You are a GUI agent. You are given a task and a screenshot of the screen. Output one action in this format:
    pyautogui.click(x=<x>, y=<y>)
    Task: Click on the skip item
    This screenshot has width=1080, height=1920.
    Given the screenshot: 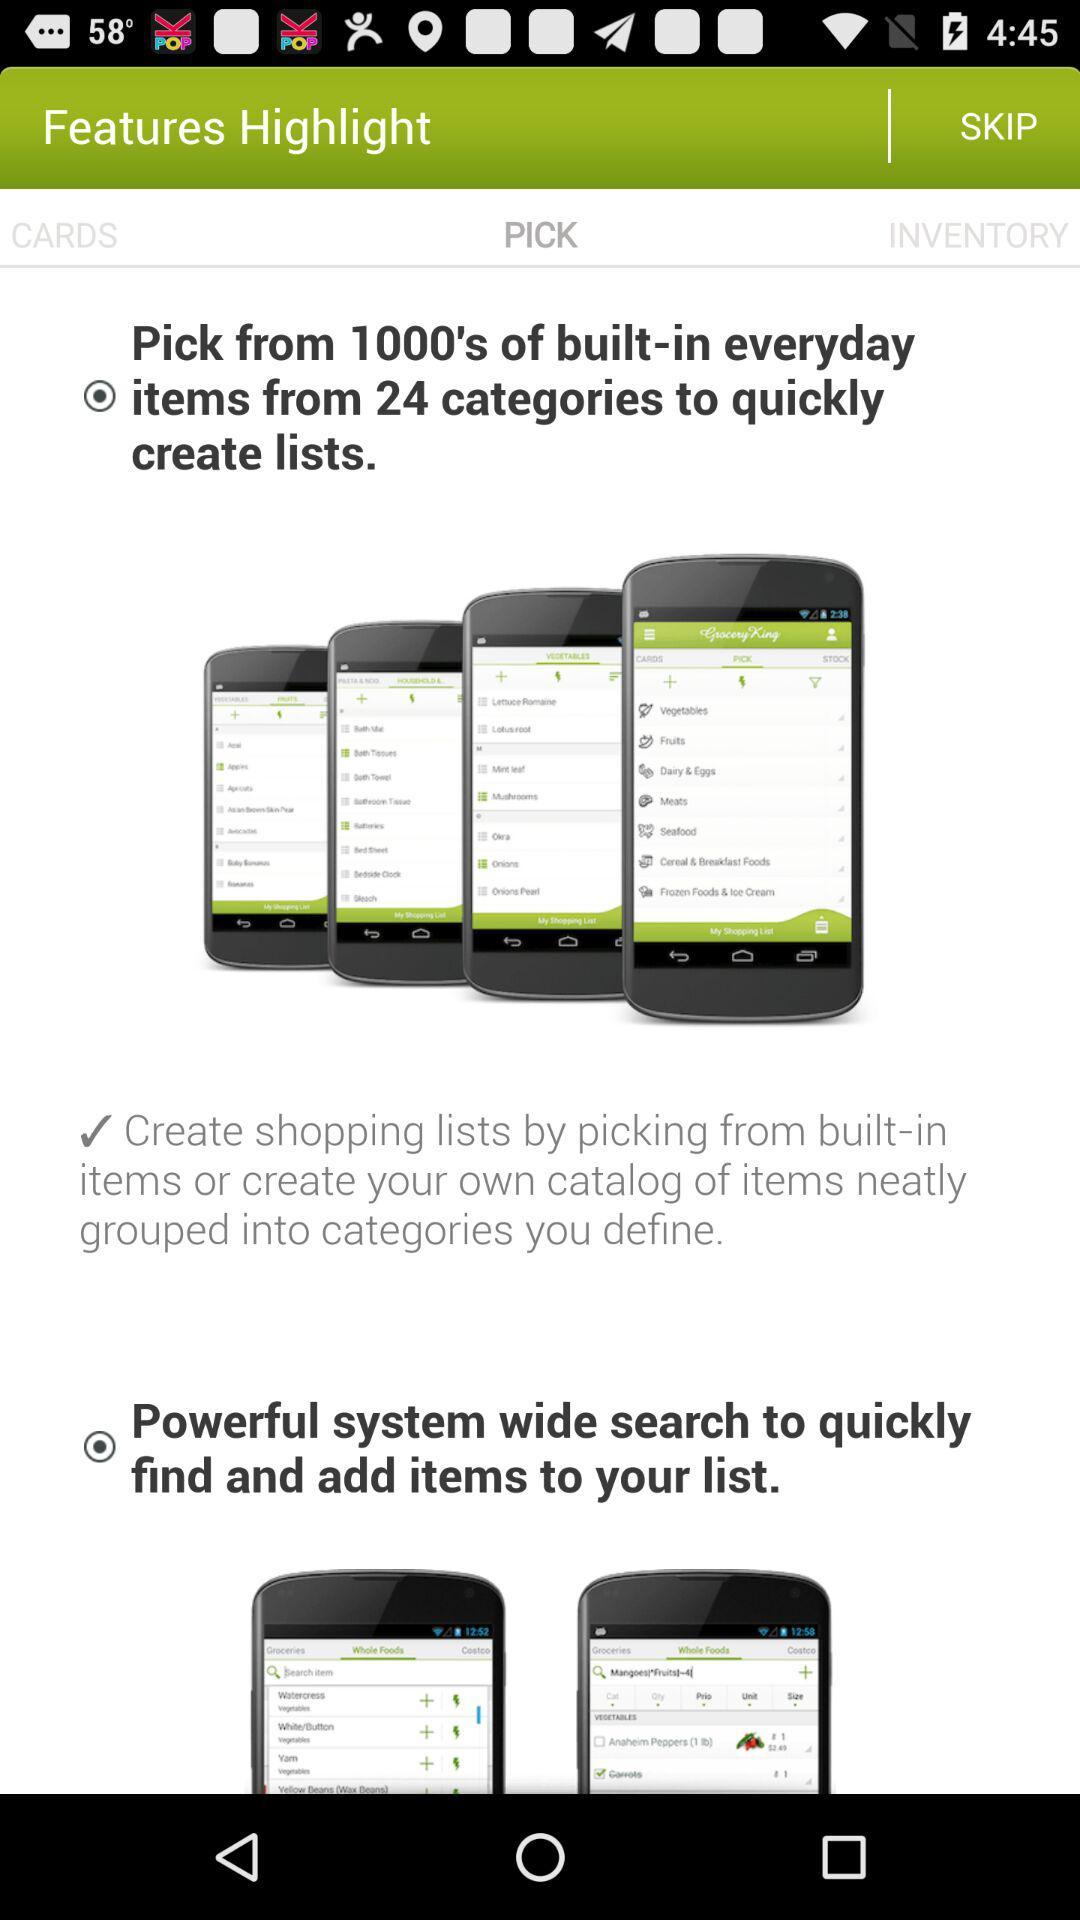 What is the action you would take?
    pyautogui.click(x=999, y=124)
    